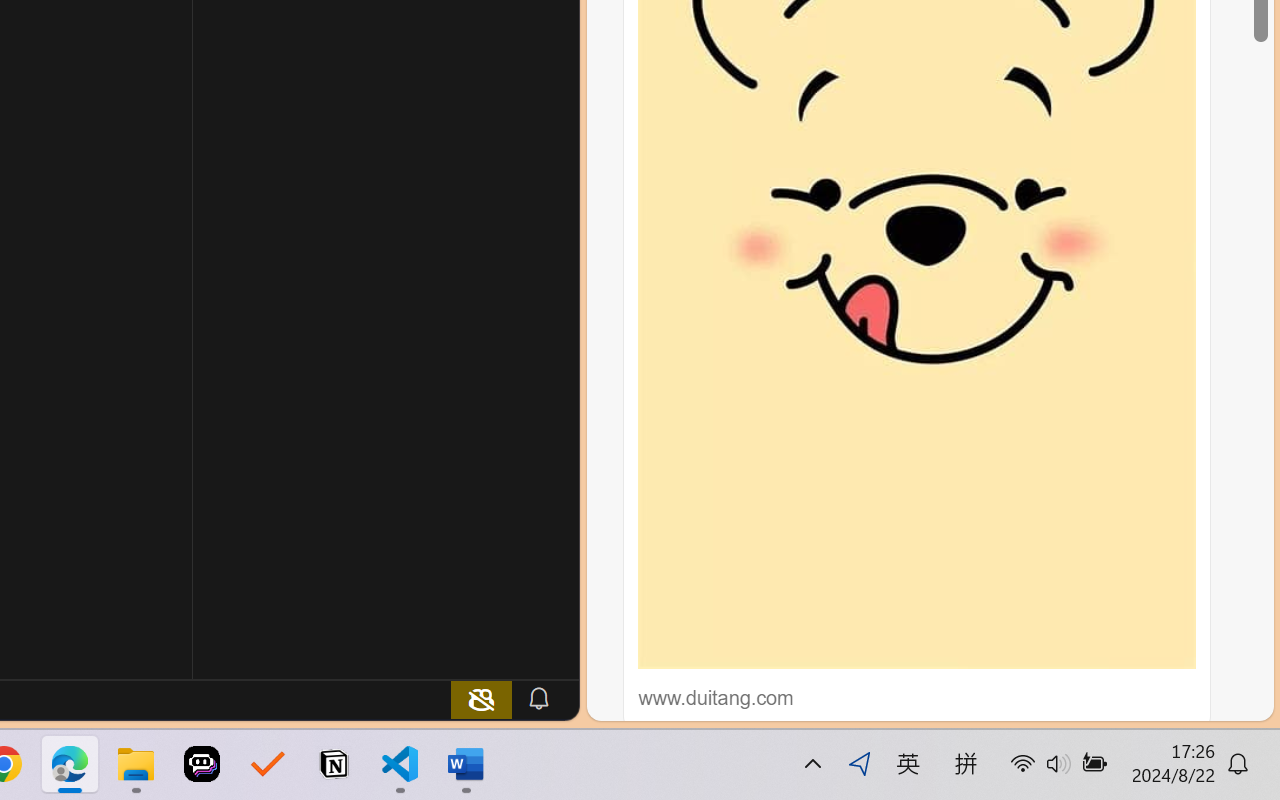 This screenshot has height=800, width=1280. What do you see at coordinates (481, 698) in the screenshot?
I see `'copilot-notconnected, Copilot error (click for details)'` at bounding box center [481, 698].